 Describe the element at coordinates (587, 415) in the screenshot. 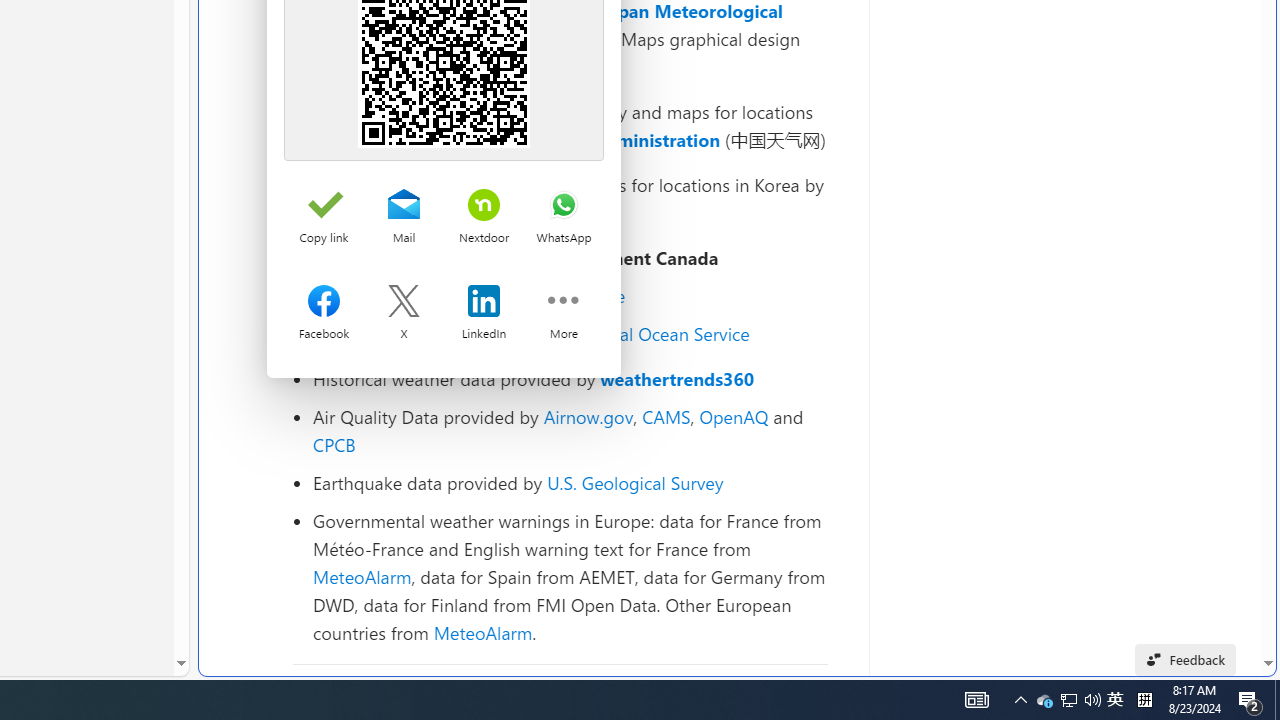

I see `'Airnow.gov'` at that location.